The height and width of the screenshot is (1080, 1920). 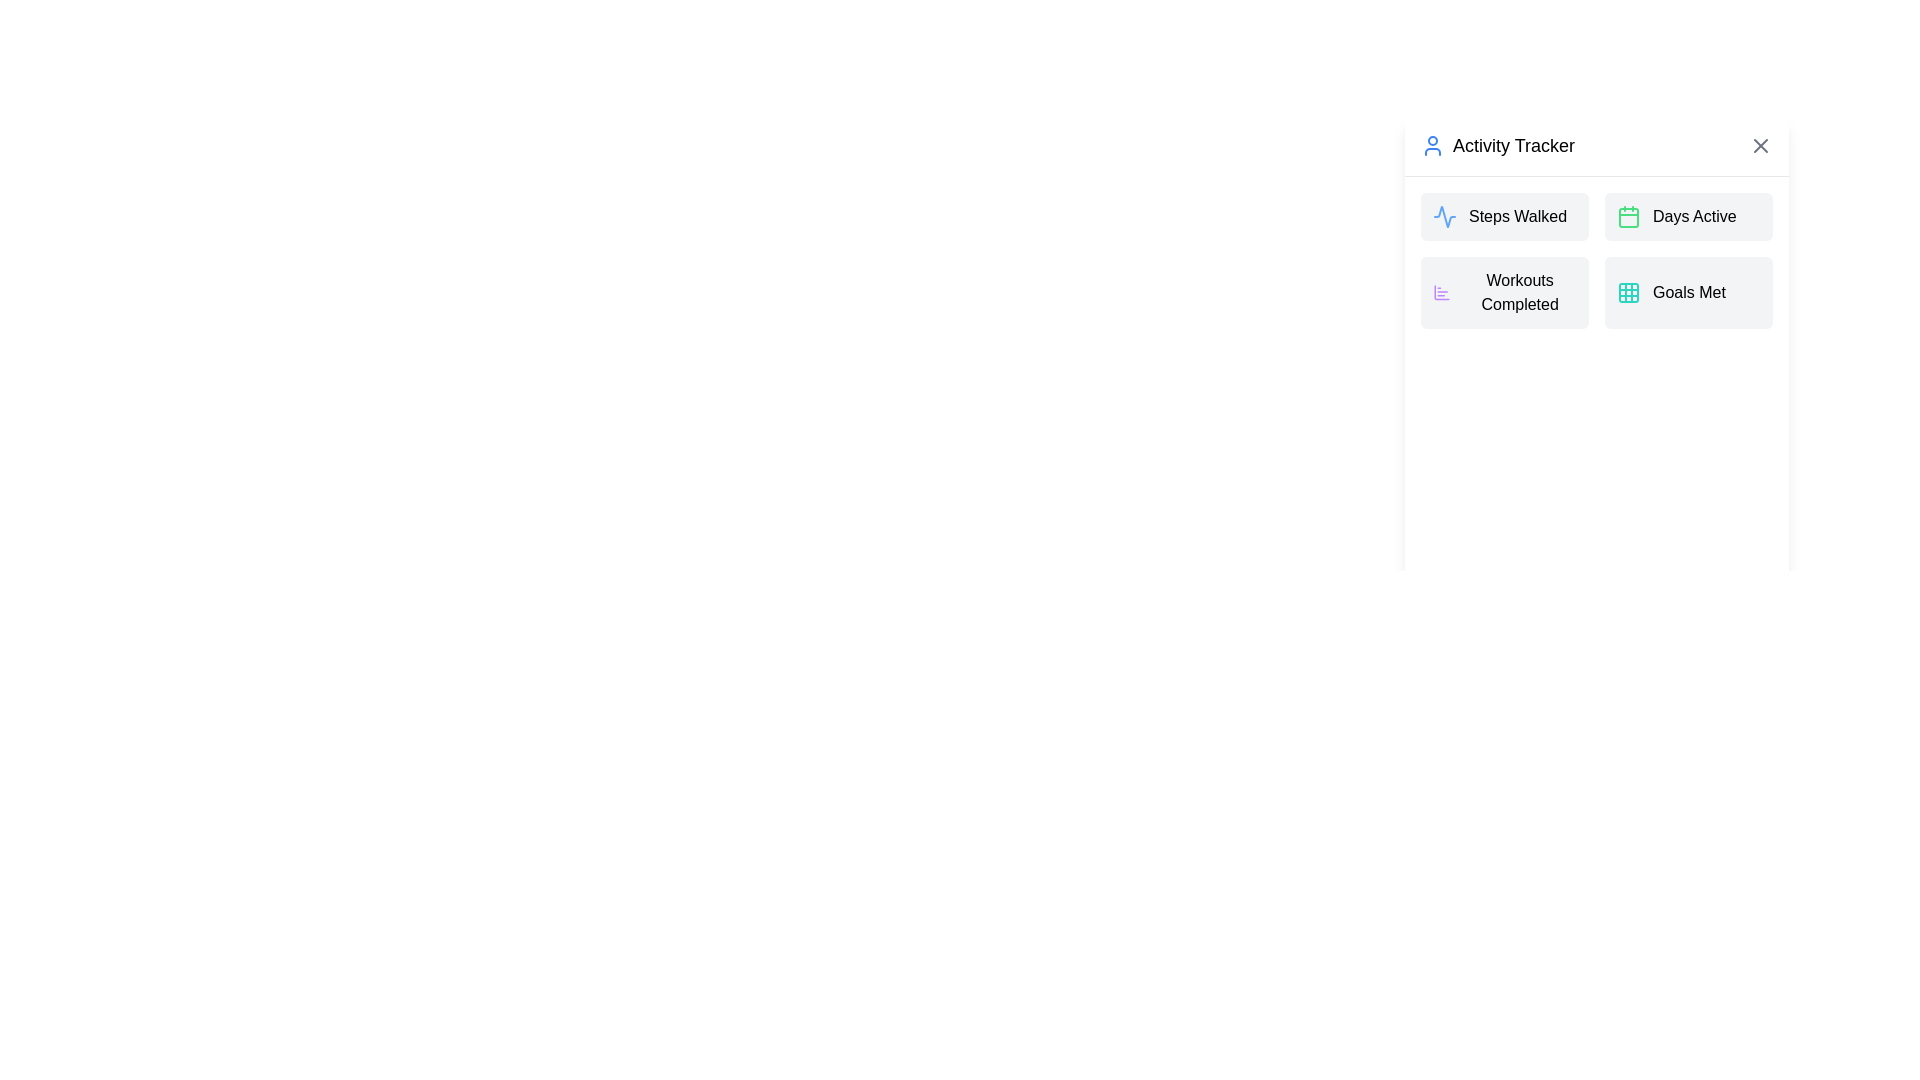 I want to click on the green rectangular icon with rounded corners located in the 'Days Active' section of the grid layout, so click(x=1628, y=218).